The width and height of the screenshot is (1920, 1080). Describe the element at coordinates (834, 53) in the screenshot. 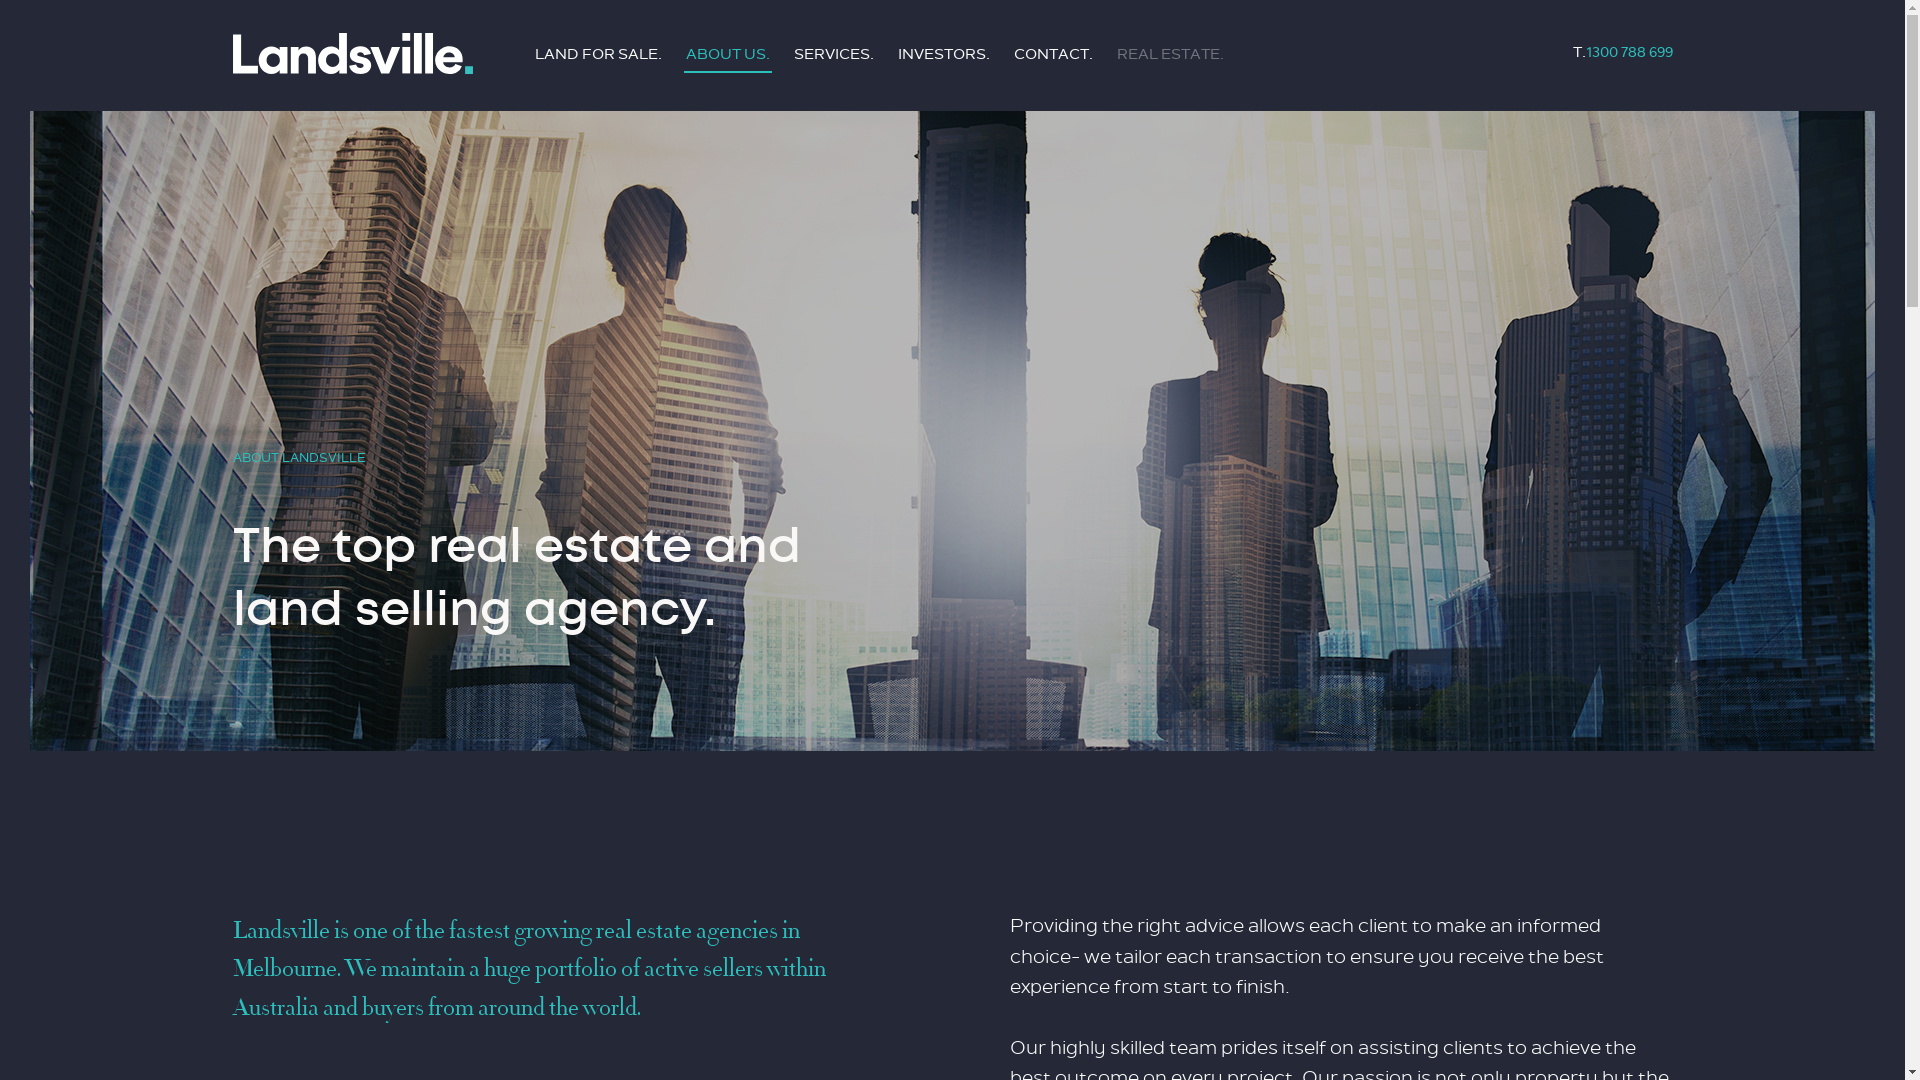

I see `'SERVICES.'` at that location.